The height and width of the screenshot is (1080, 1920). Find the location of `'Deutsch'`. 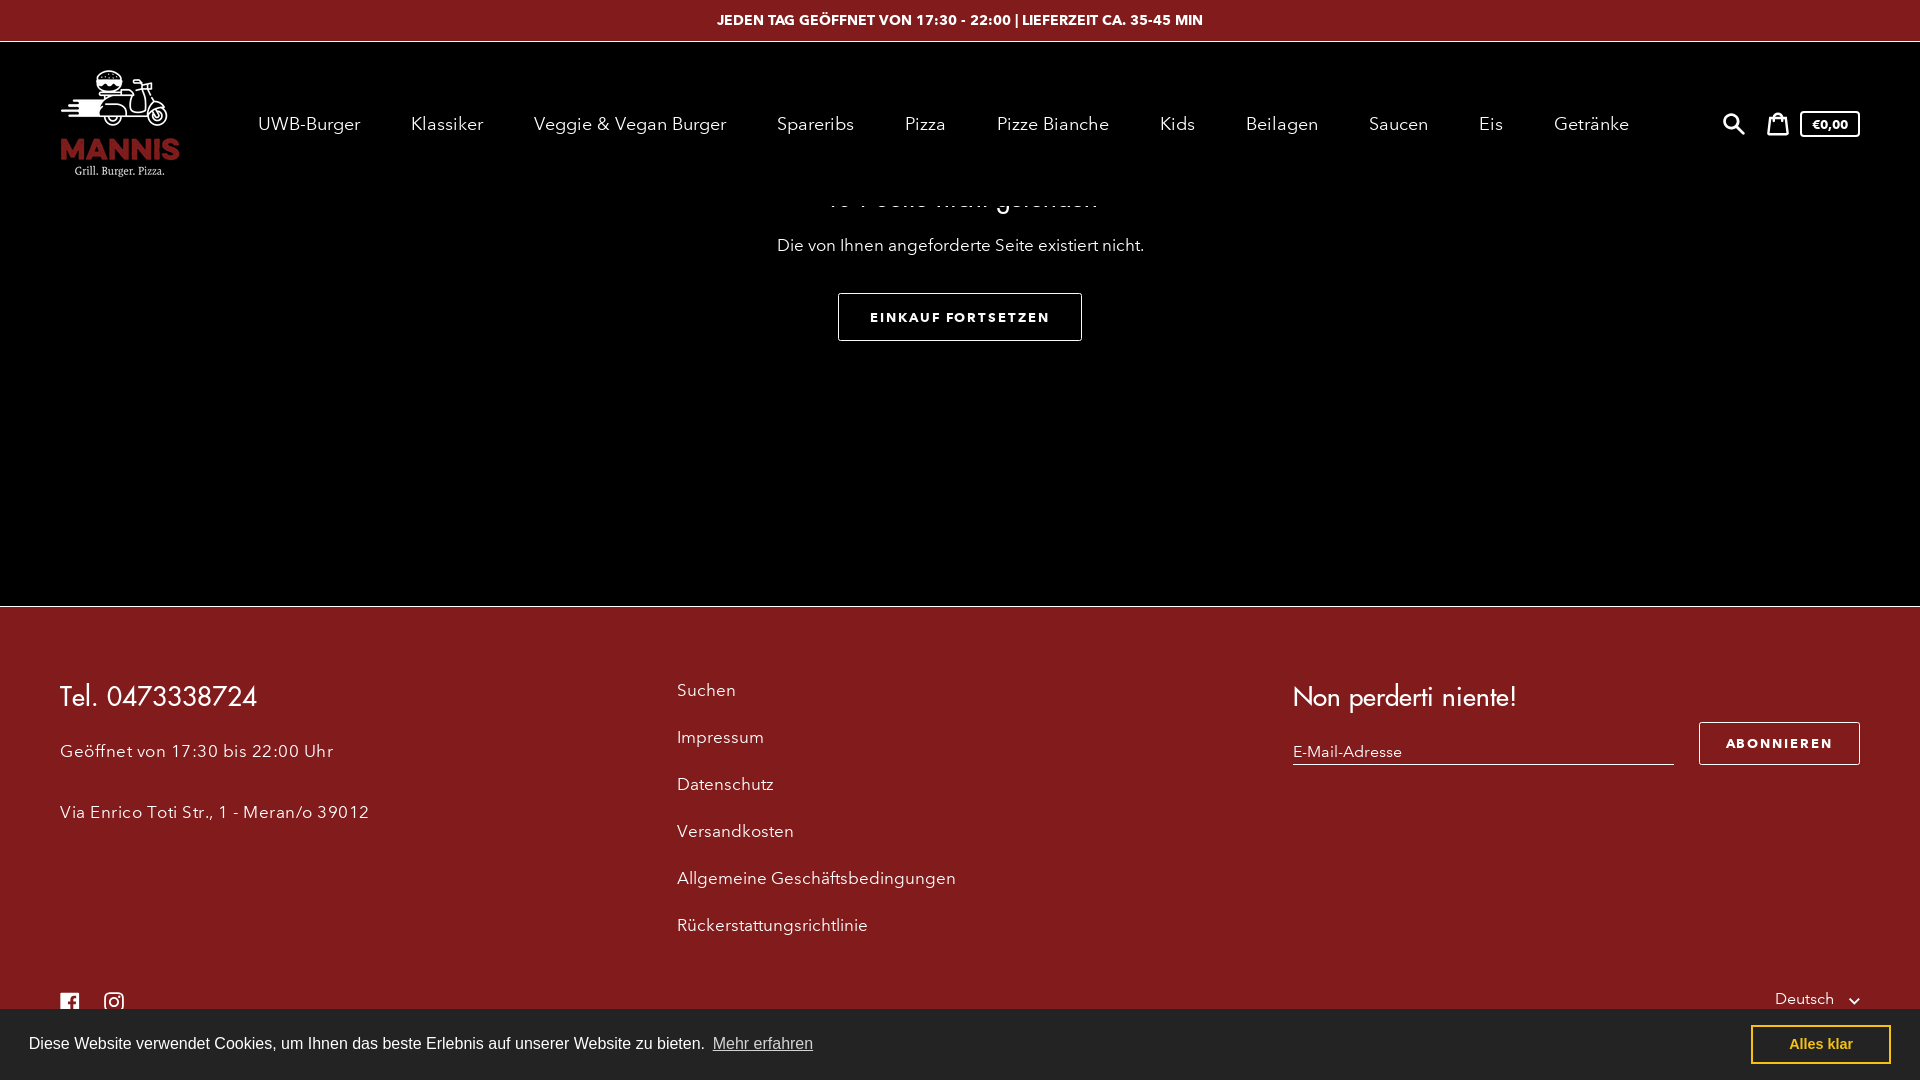

'Deutsch' is located at coordinates (1775, 999).